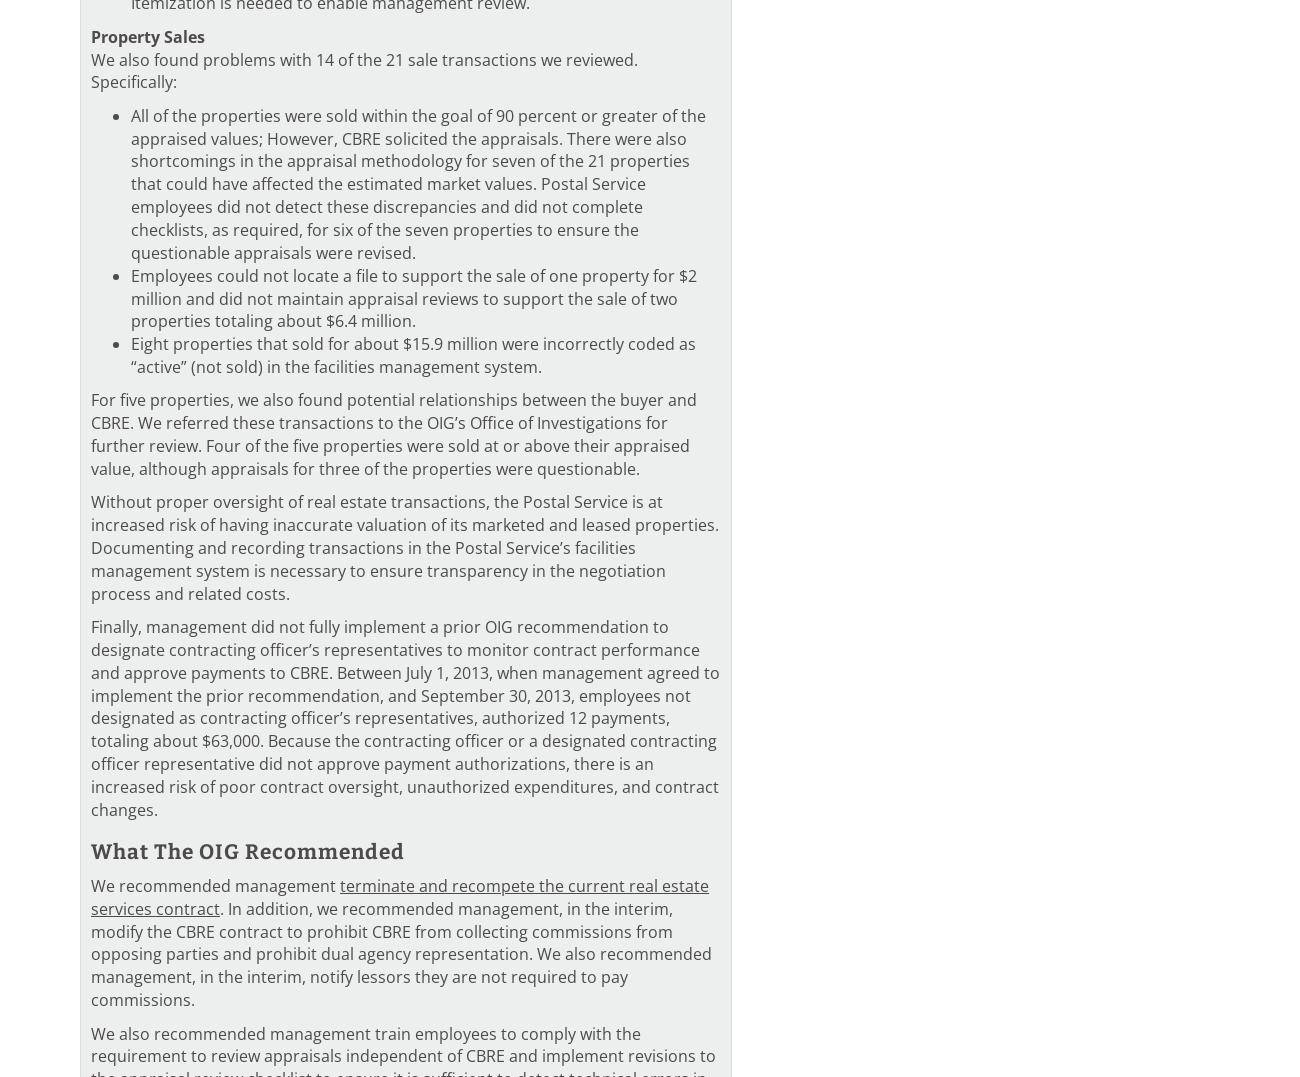 The height and width of the screenshot is (1077, 1300). I want to click on 'Eight properties that sold for about $15.9 million were incorrectly coded as “active” (not sold) in the facilities management system.', so click(413, 354).